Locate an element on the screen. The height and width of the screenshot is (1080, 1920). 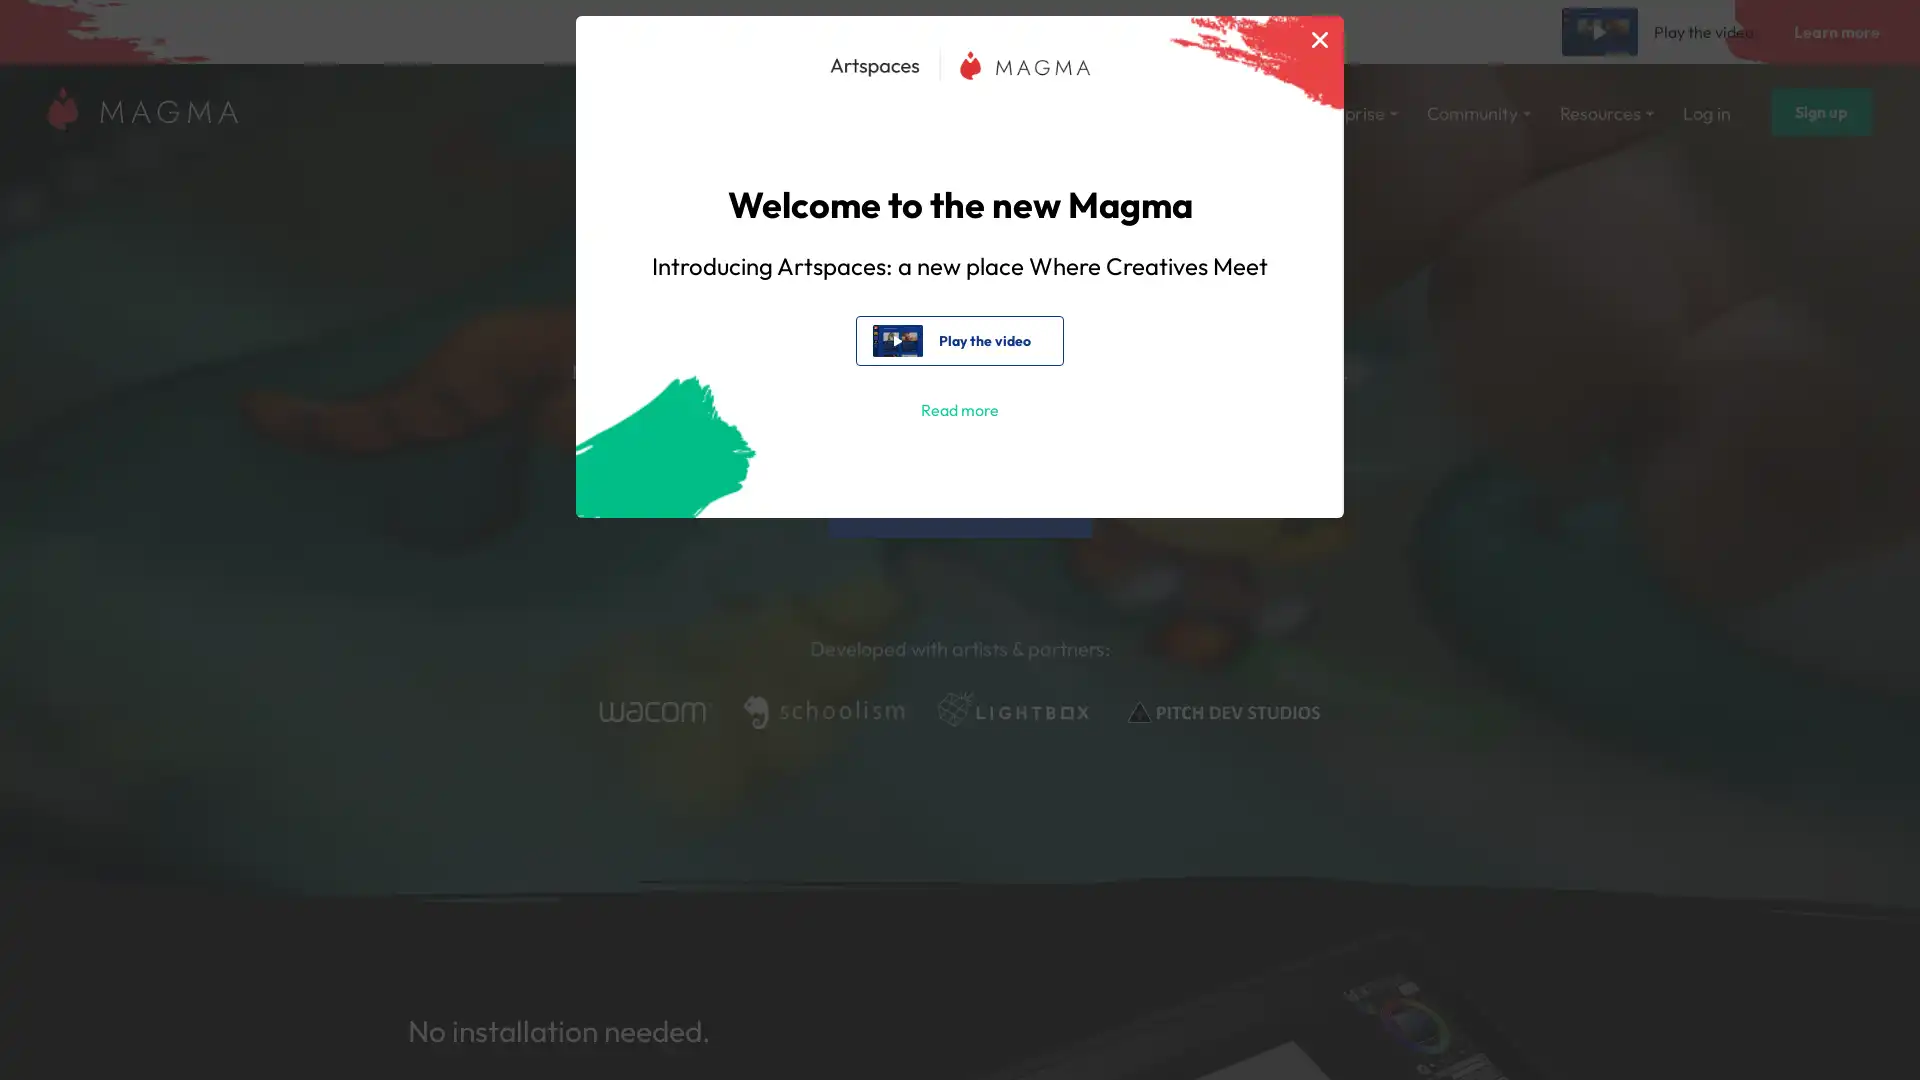
Open Intercom Messenger is located at coordinates (1869, 1029).